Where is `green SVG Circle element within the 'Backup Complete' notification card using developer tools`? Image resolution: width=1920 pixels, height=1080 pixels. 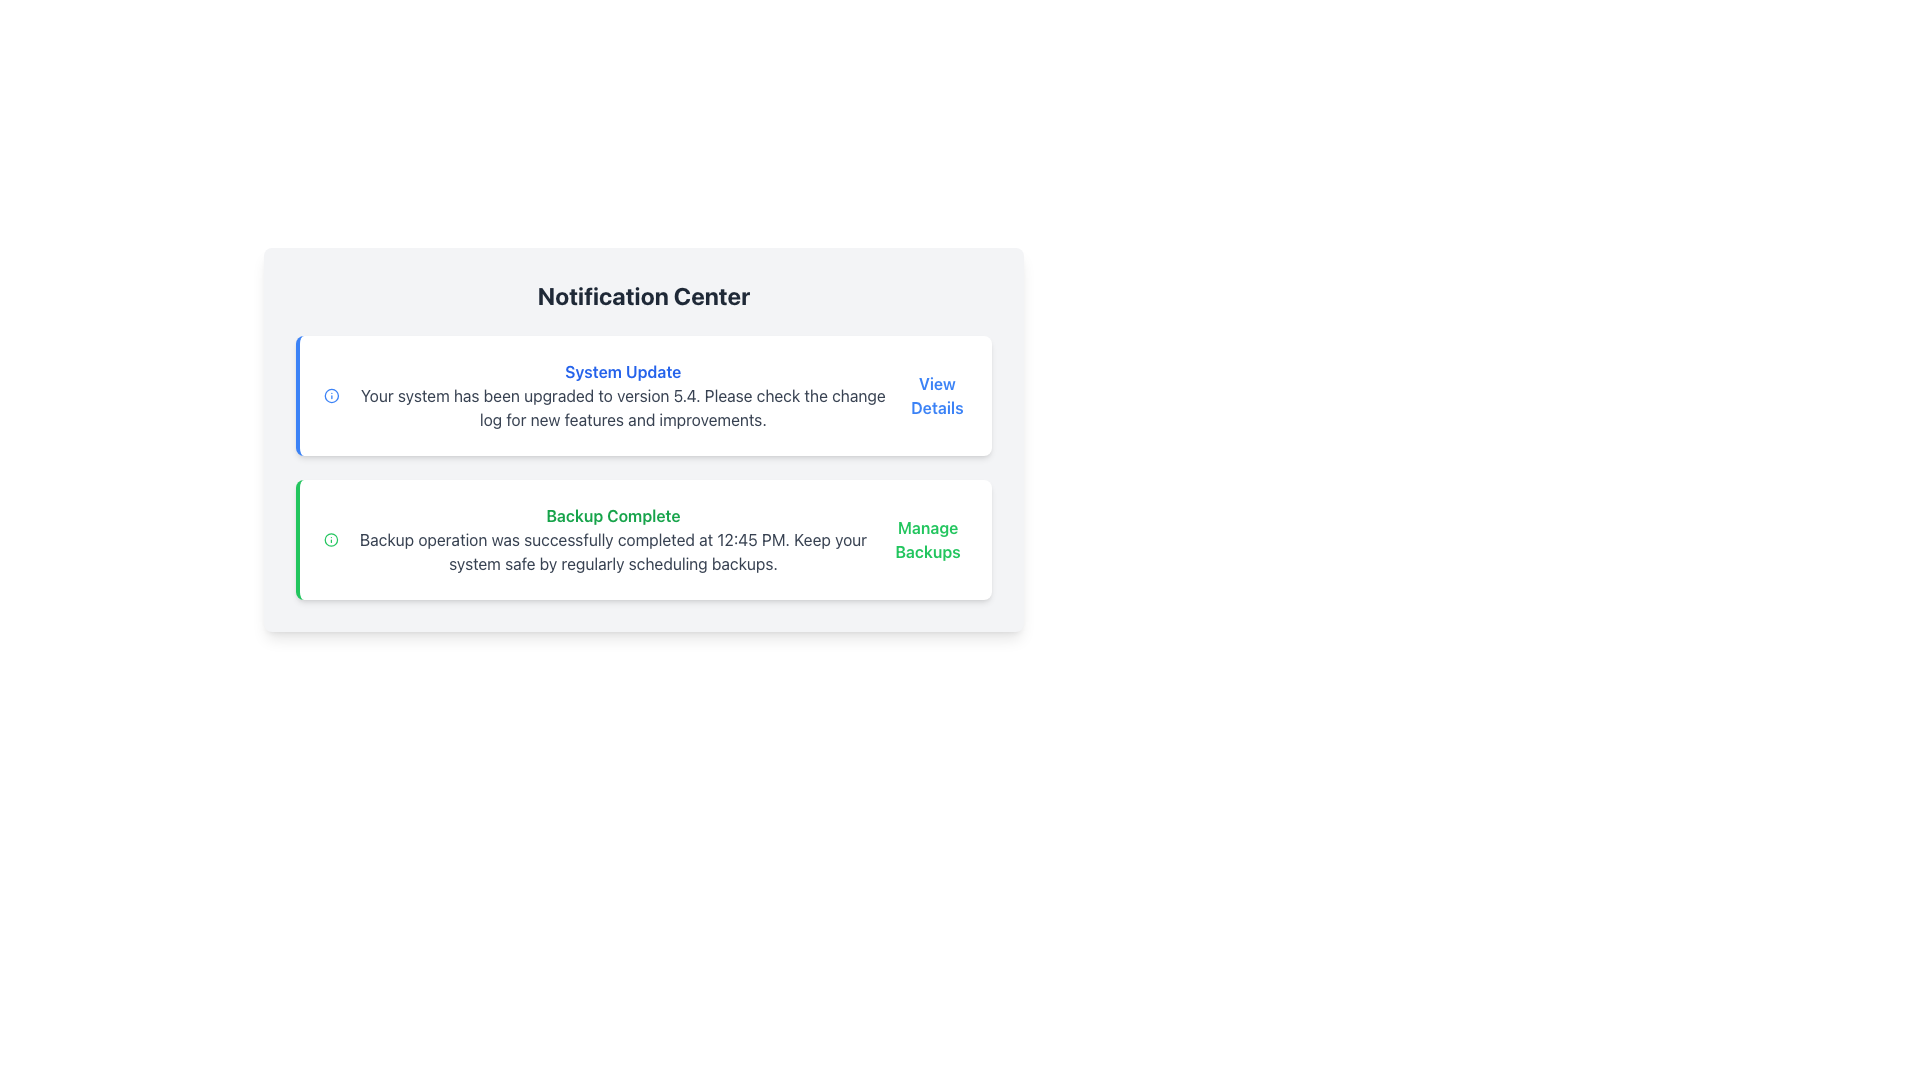 green SVG Circle element within the 'Backup Complete' notification card using developer tools is located at coordinates (331, 540).